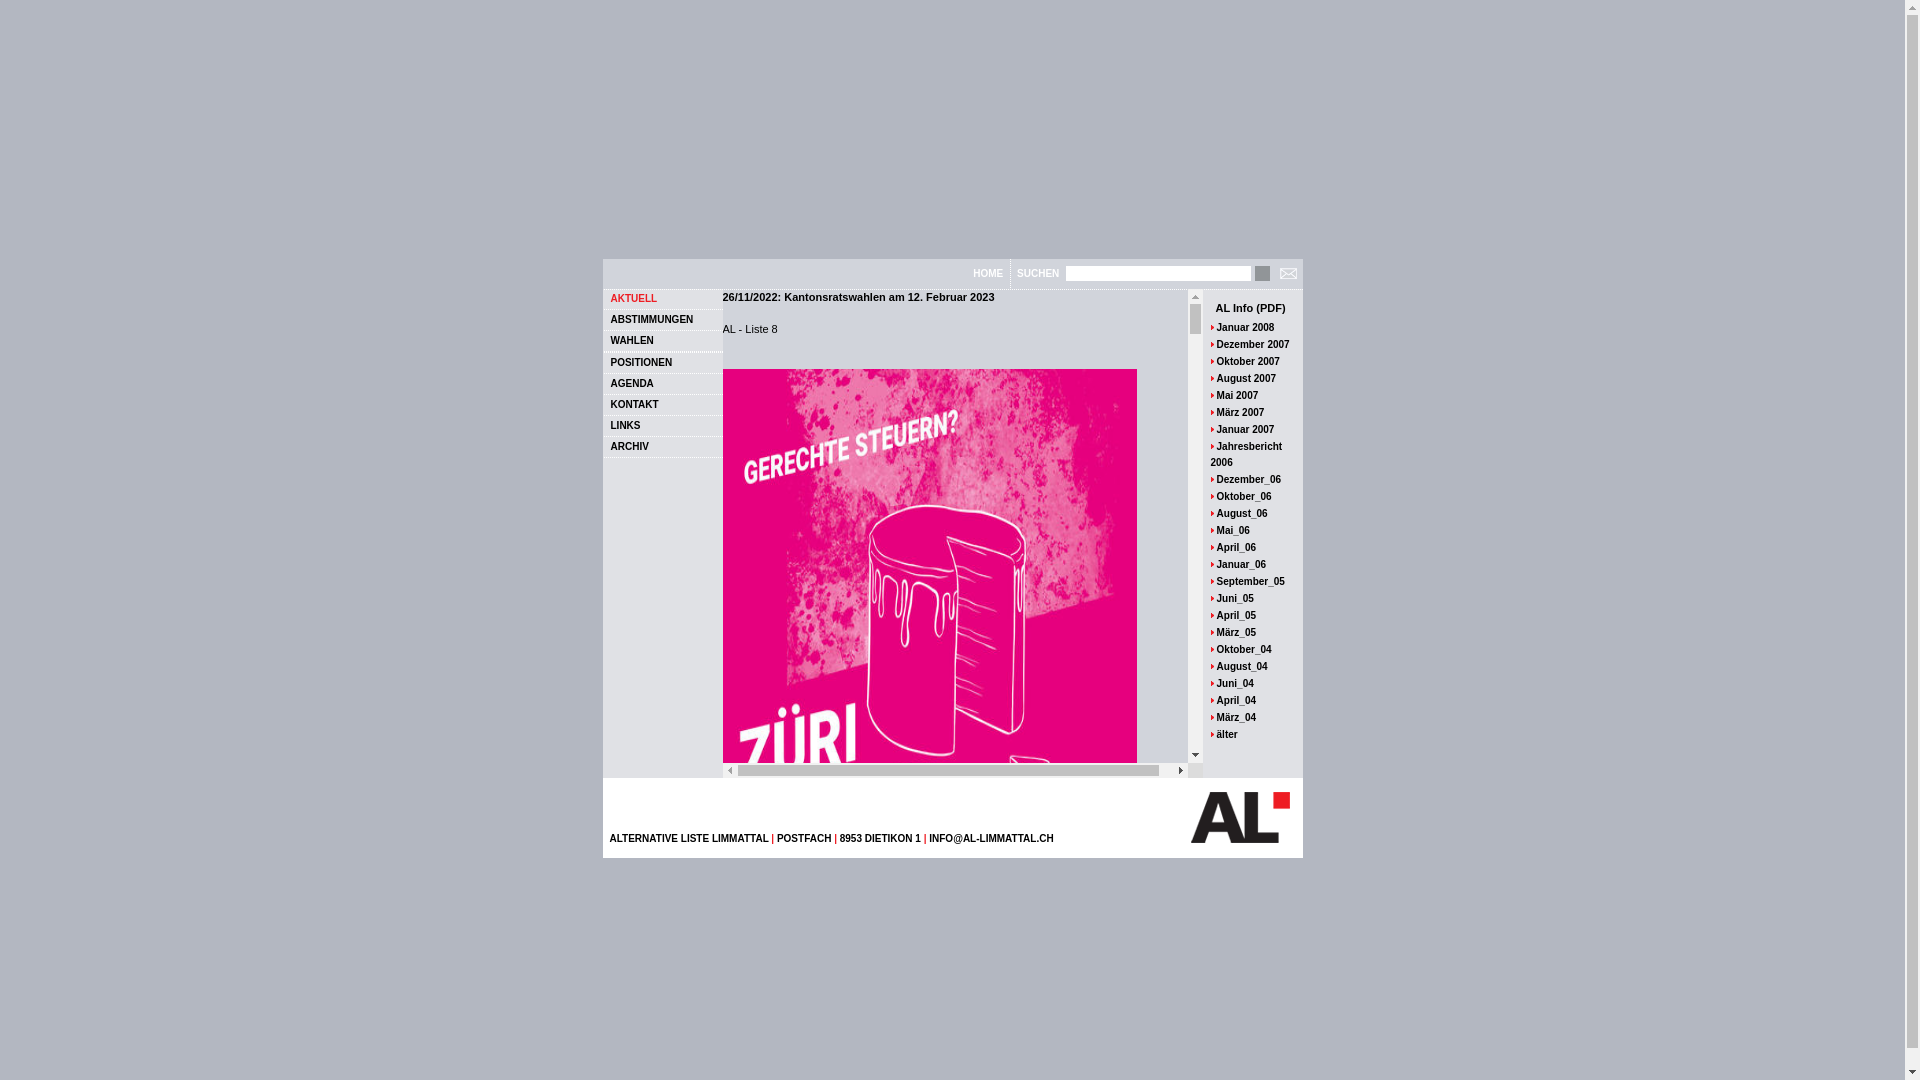 The width and height of the screenshot is (1920, 1080). What do you see at coordinates (608, 361) in the screenshot?
I see `'POSITIONEN'` at bounding box center [608, 361].